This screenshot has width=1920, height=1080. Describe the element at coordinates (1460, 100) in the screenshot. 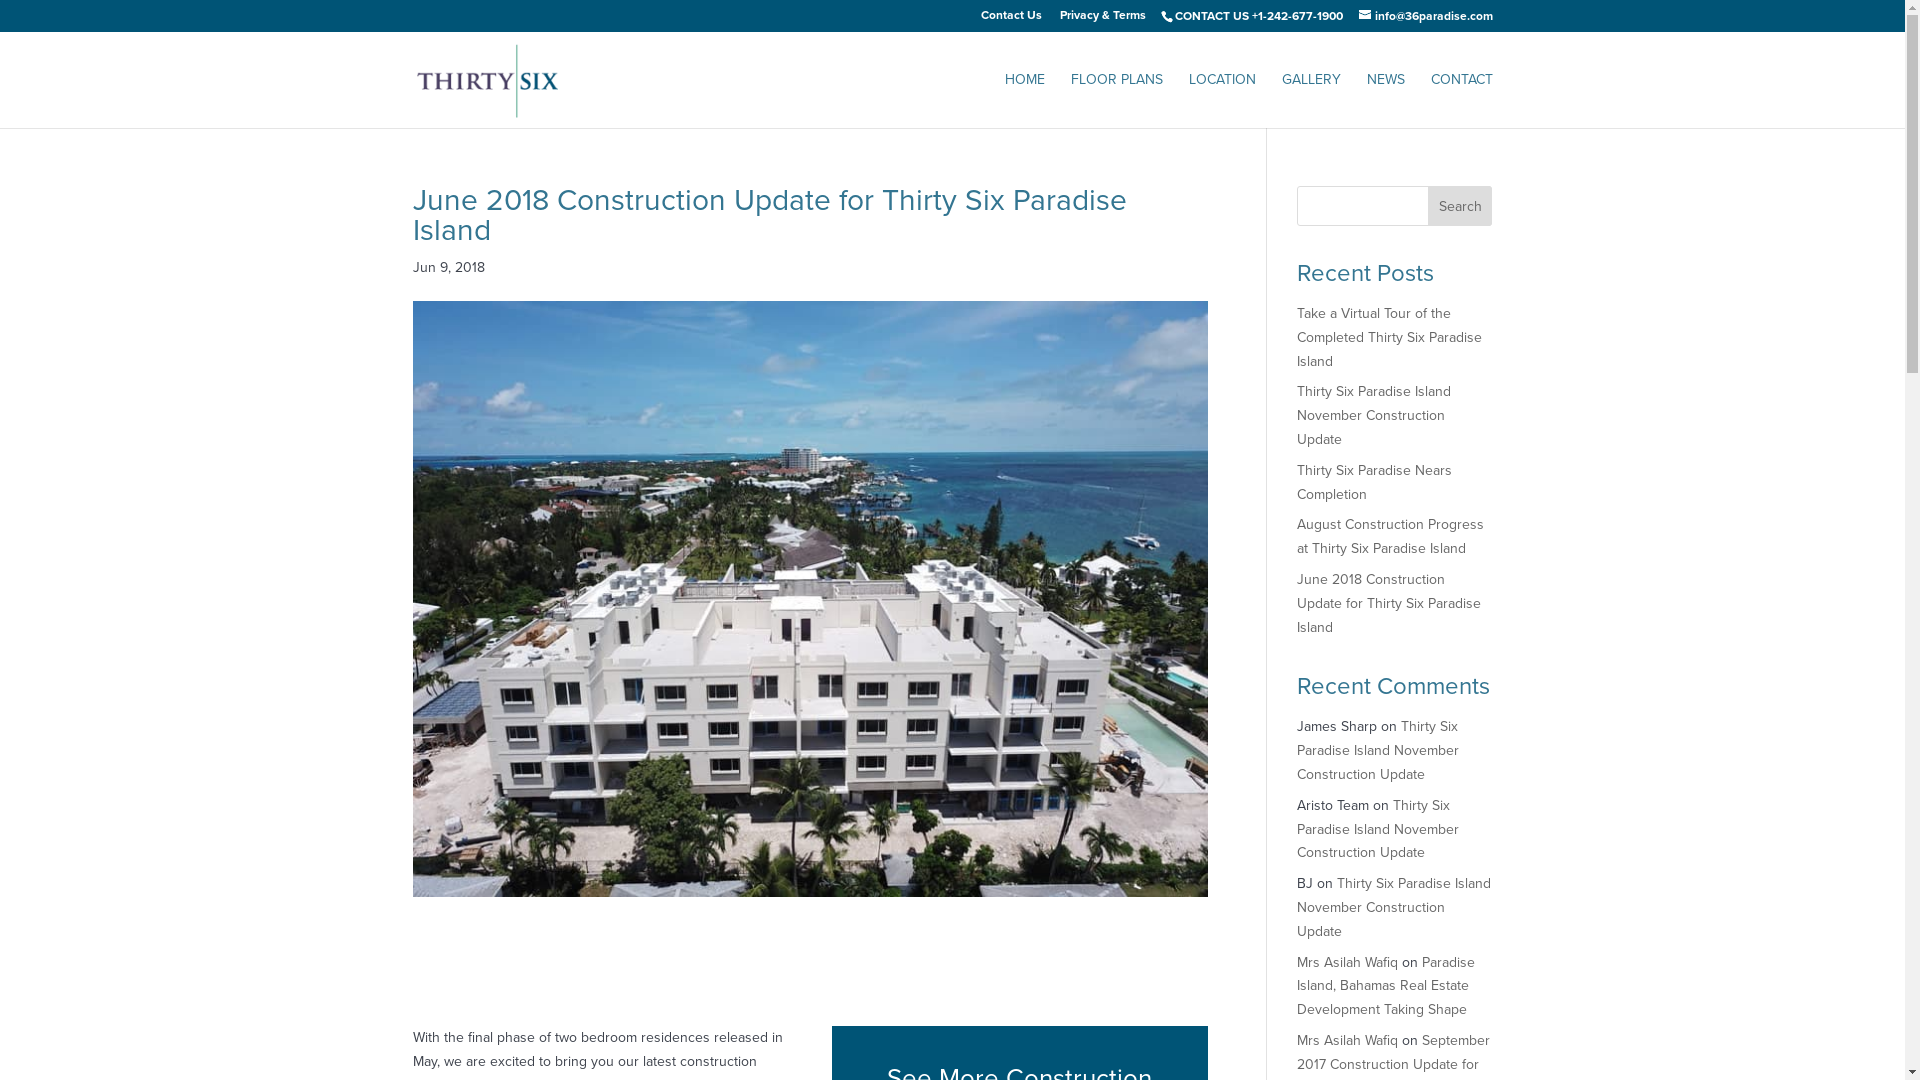

I see `'CONTACT'` at that location.